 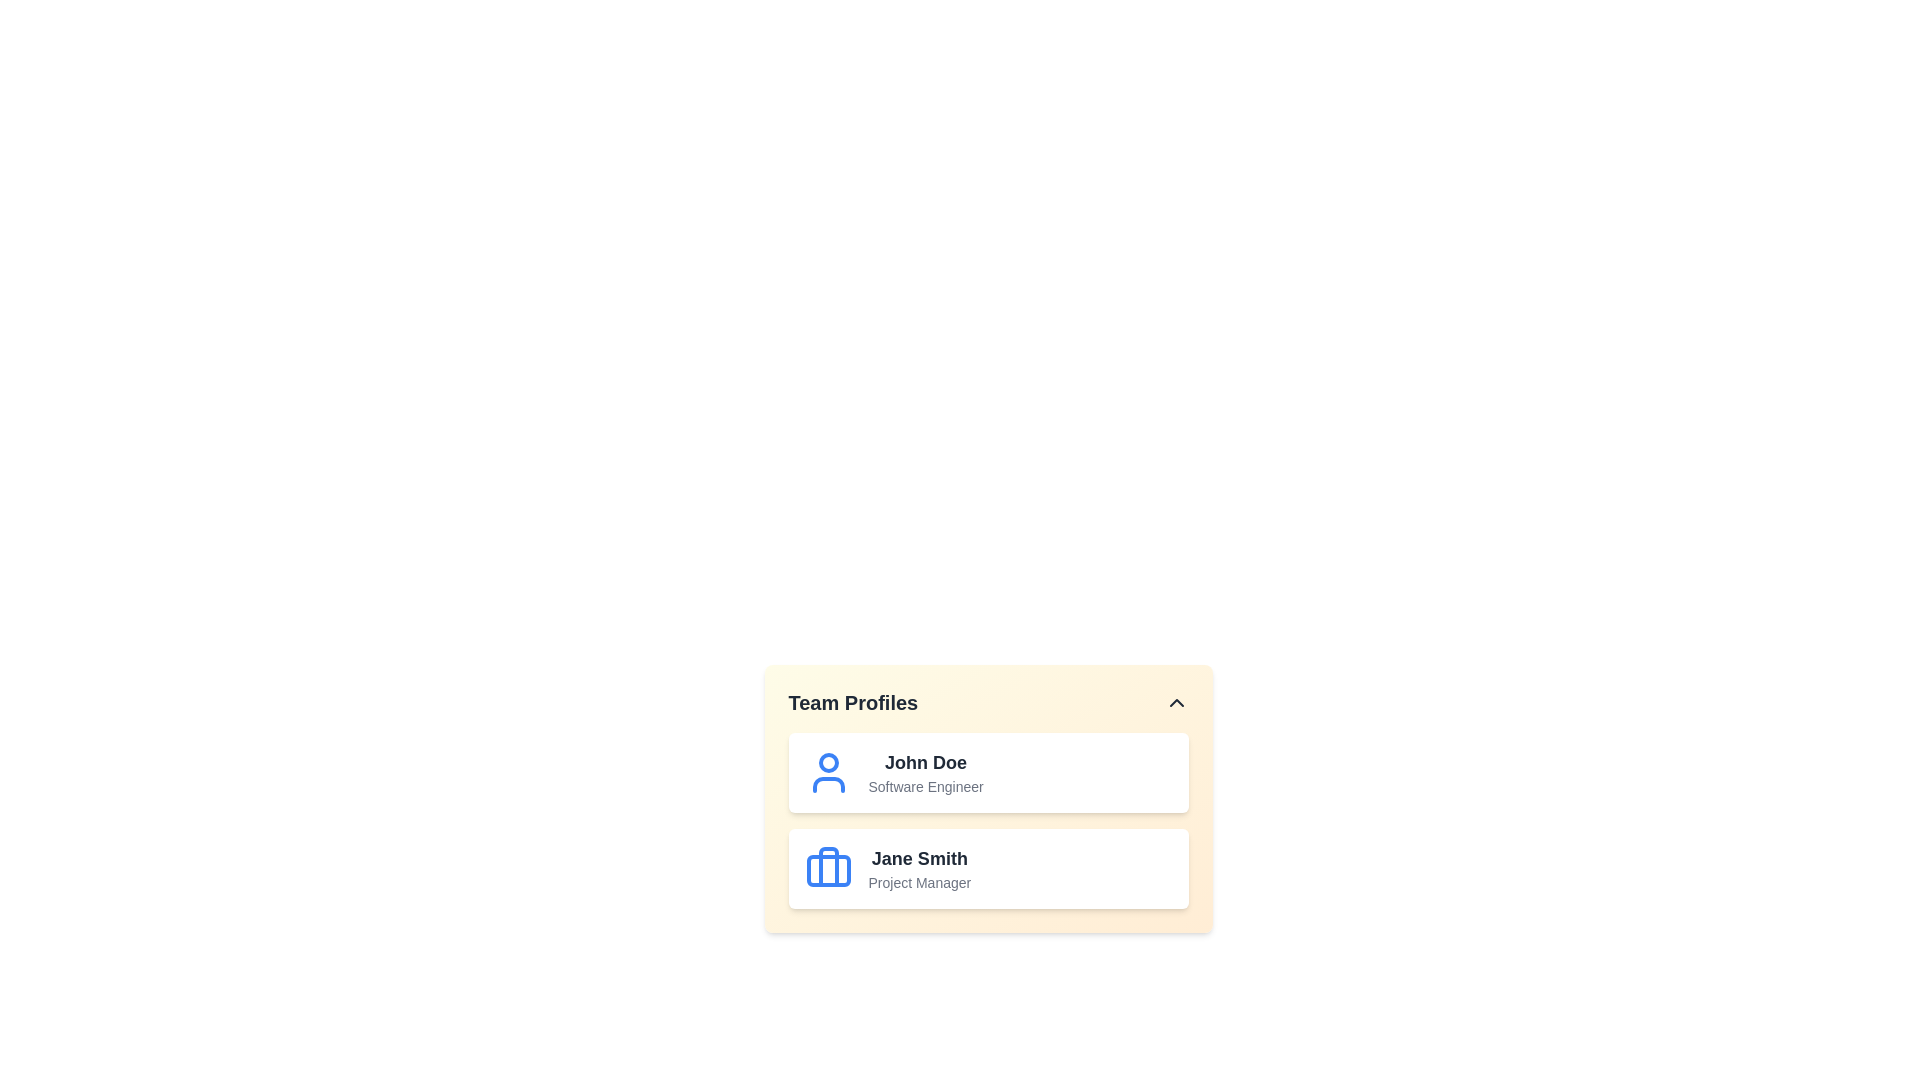 I want to click on the blue suitcase icon located next to Jane Smith's name and title, Project Manager, so click(x=828, y=867).